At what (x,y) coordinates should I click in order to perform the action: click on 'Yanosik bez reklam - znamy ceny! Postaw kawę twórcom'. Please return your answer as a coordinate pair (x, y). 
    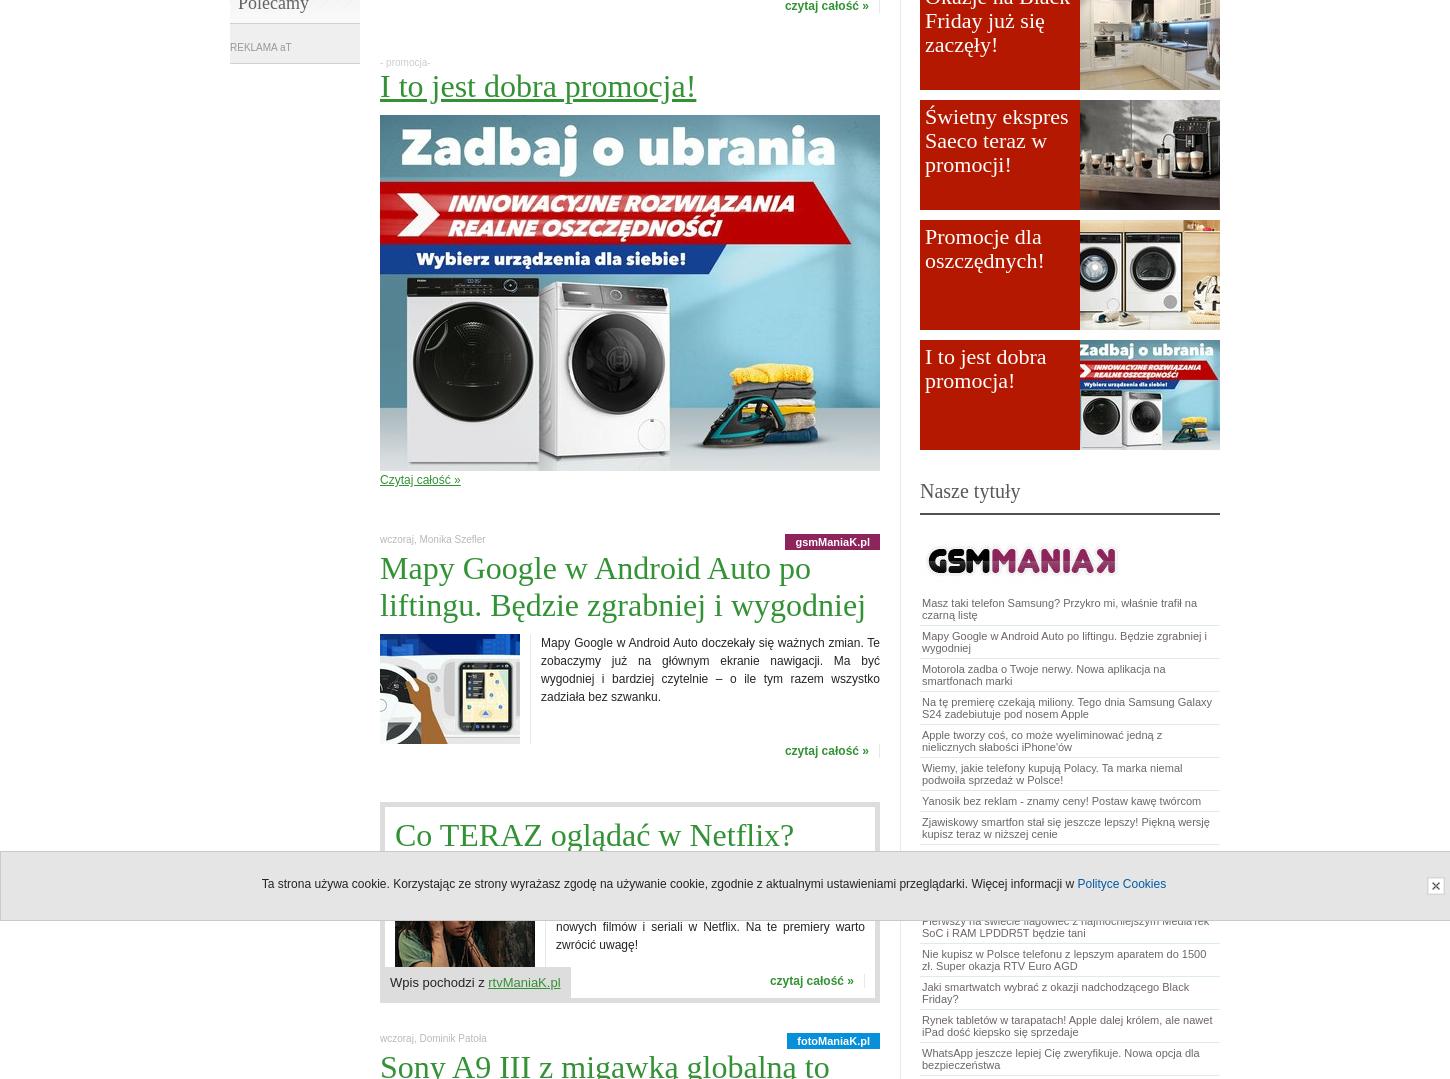
    Looking at the image, I should click on (1061, 800).